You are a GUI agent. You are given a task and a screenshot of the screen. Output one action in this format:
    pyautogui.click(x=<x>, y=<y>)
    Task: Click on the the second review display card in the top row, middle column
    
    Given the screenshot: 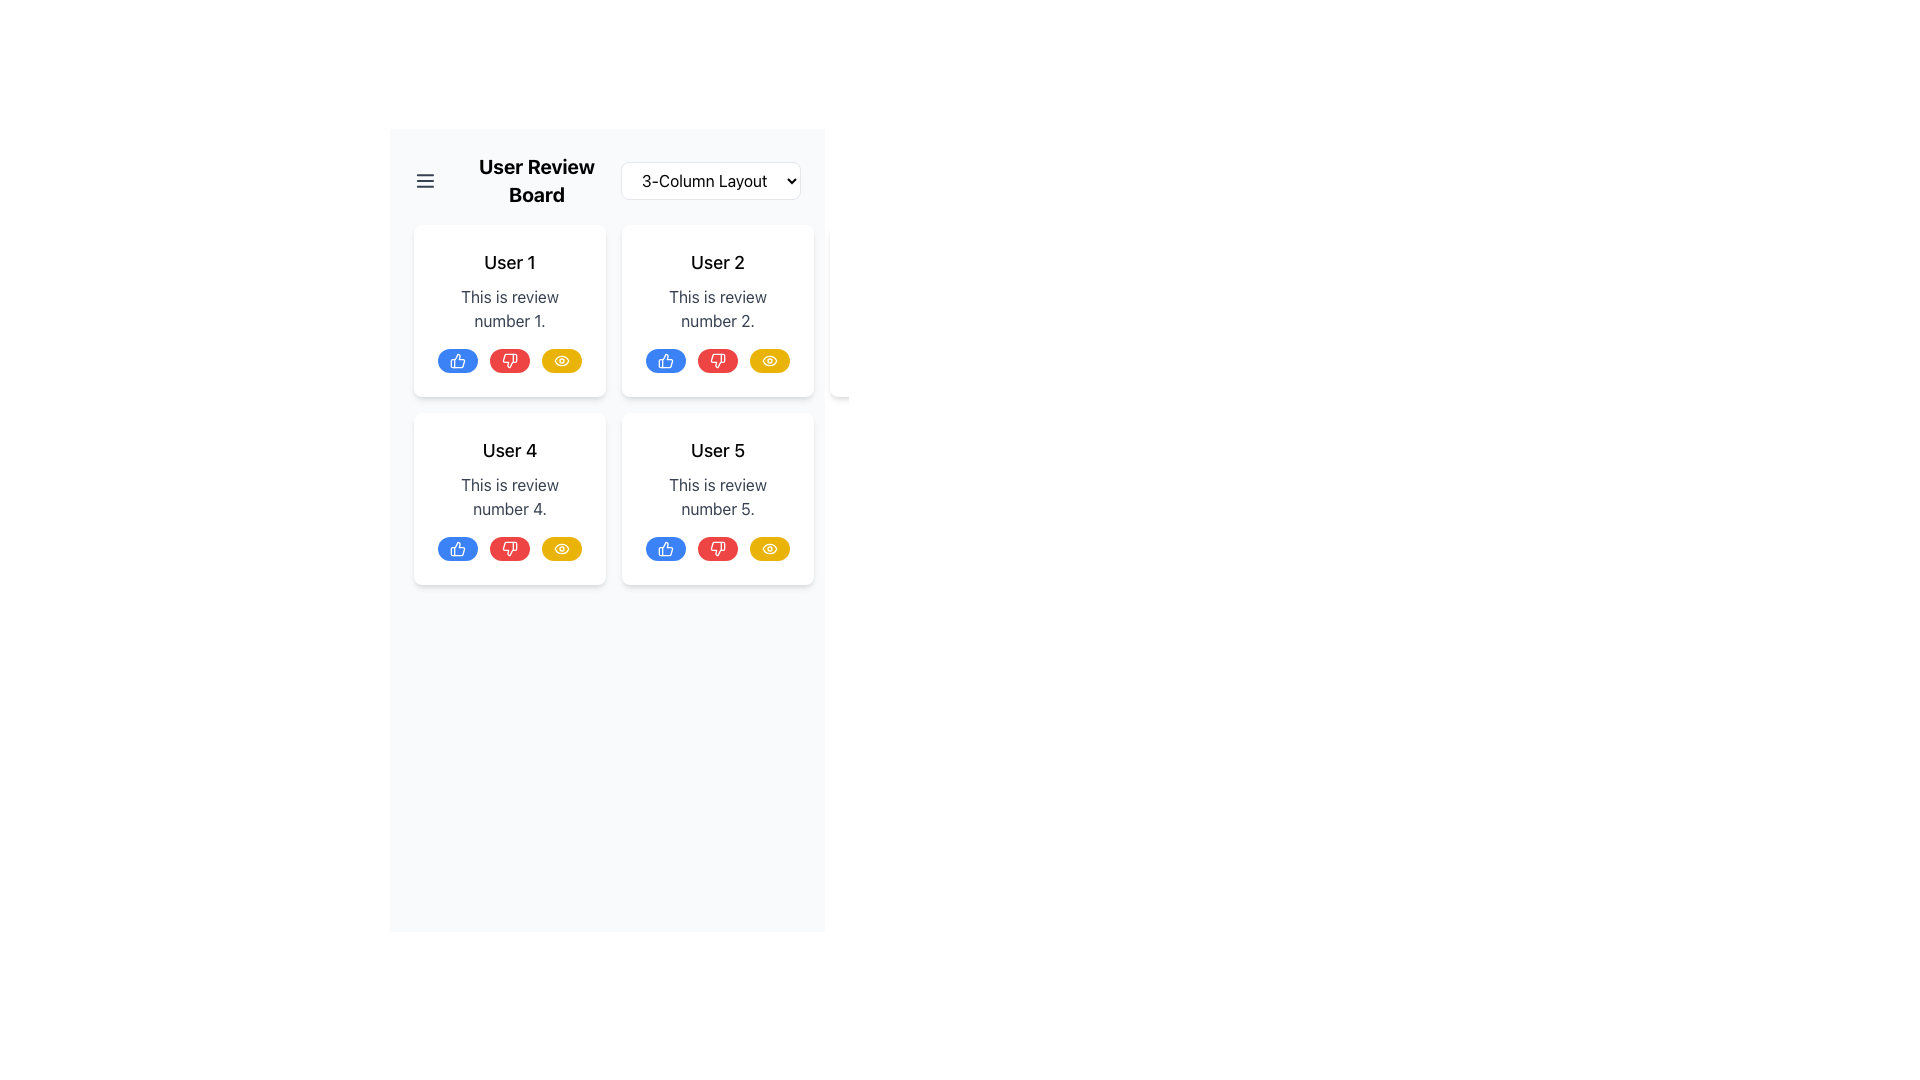 What is the action you would take?
    pyautogui.click(x=718, y=311)
    